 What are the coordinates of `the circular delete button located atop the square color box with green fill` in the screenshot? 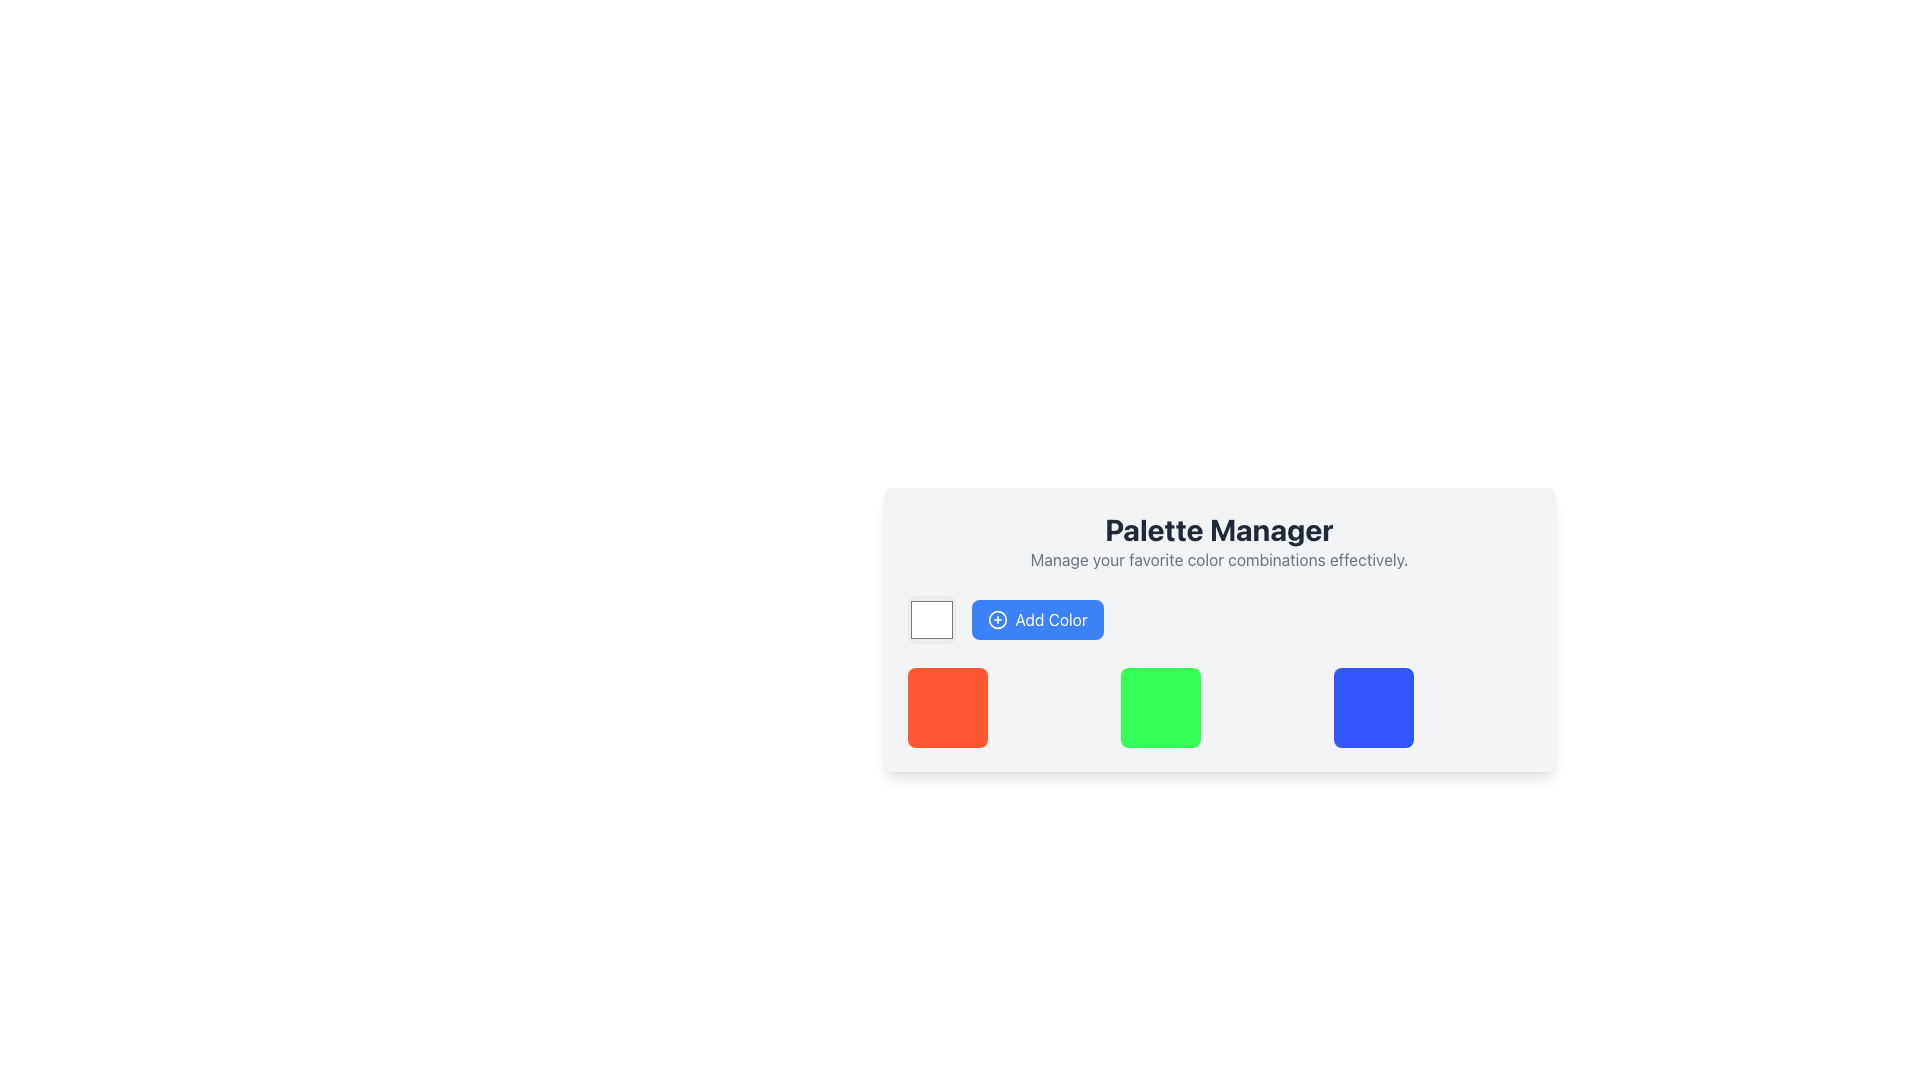 It's located at (1300, 685).